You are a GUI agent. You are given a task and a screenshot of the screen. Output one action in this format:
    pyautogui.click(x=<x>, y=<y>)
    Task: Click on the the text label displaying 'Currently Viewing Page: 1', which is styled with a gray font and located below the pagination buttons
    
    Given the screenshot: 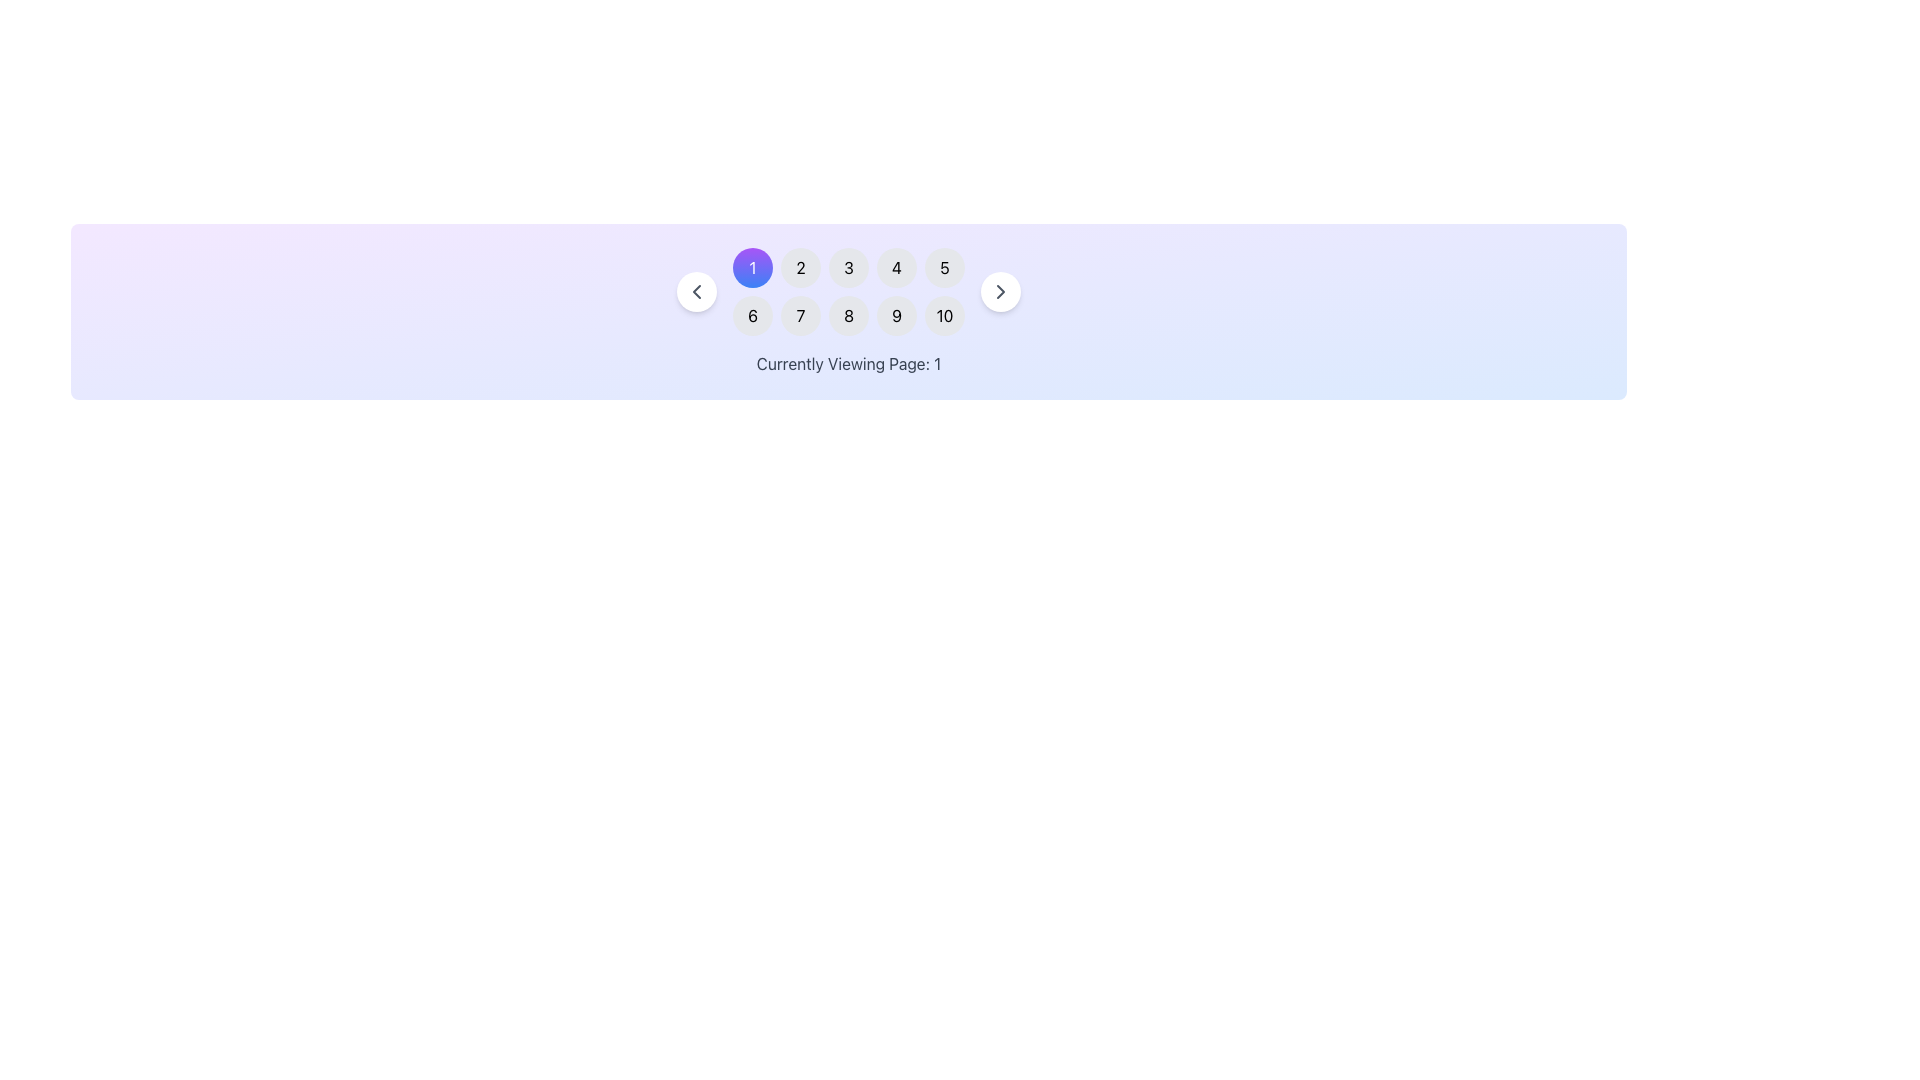 What is the action you would take?
    pyautogui.click(x=849, y=363)
    